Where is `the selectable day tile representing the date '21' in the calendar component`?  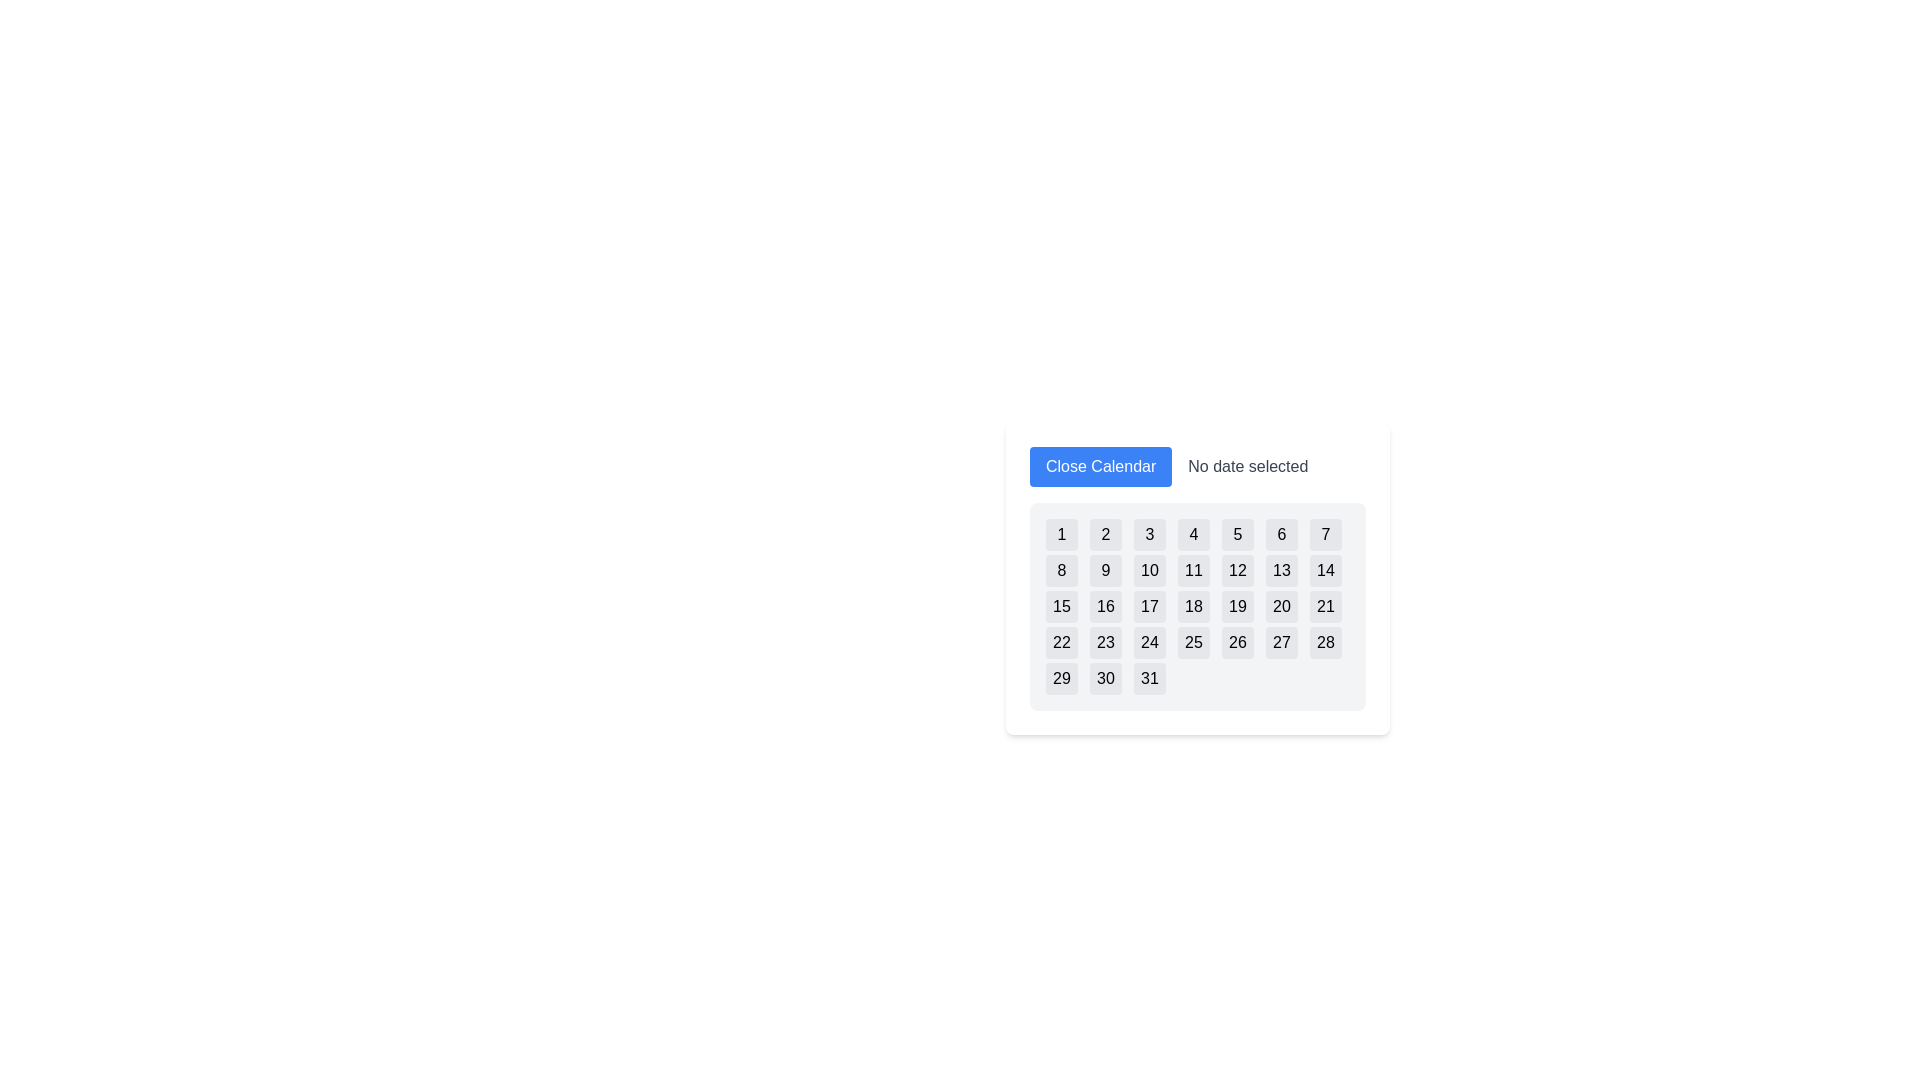
the selectable day tile representing the date '21' in the calendar component is located at coordinates (1325, 605).